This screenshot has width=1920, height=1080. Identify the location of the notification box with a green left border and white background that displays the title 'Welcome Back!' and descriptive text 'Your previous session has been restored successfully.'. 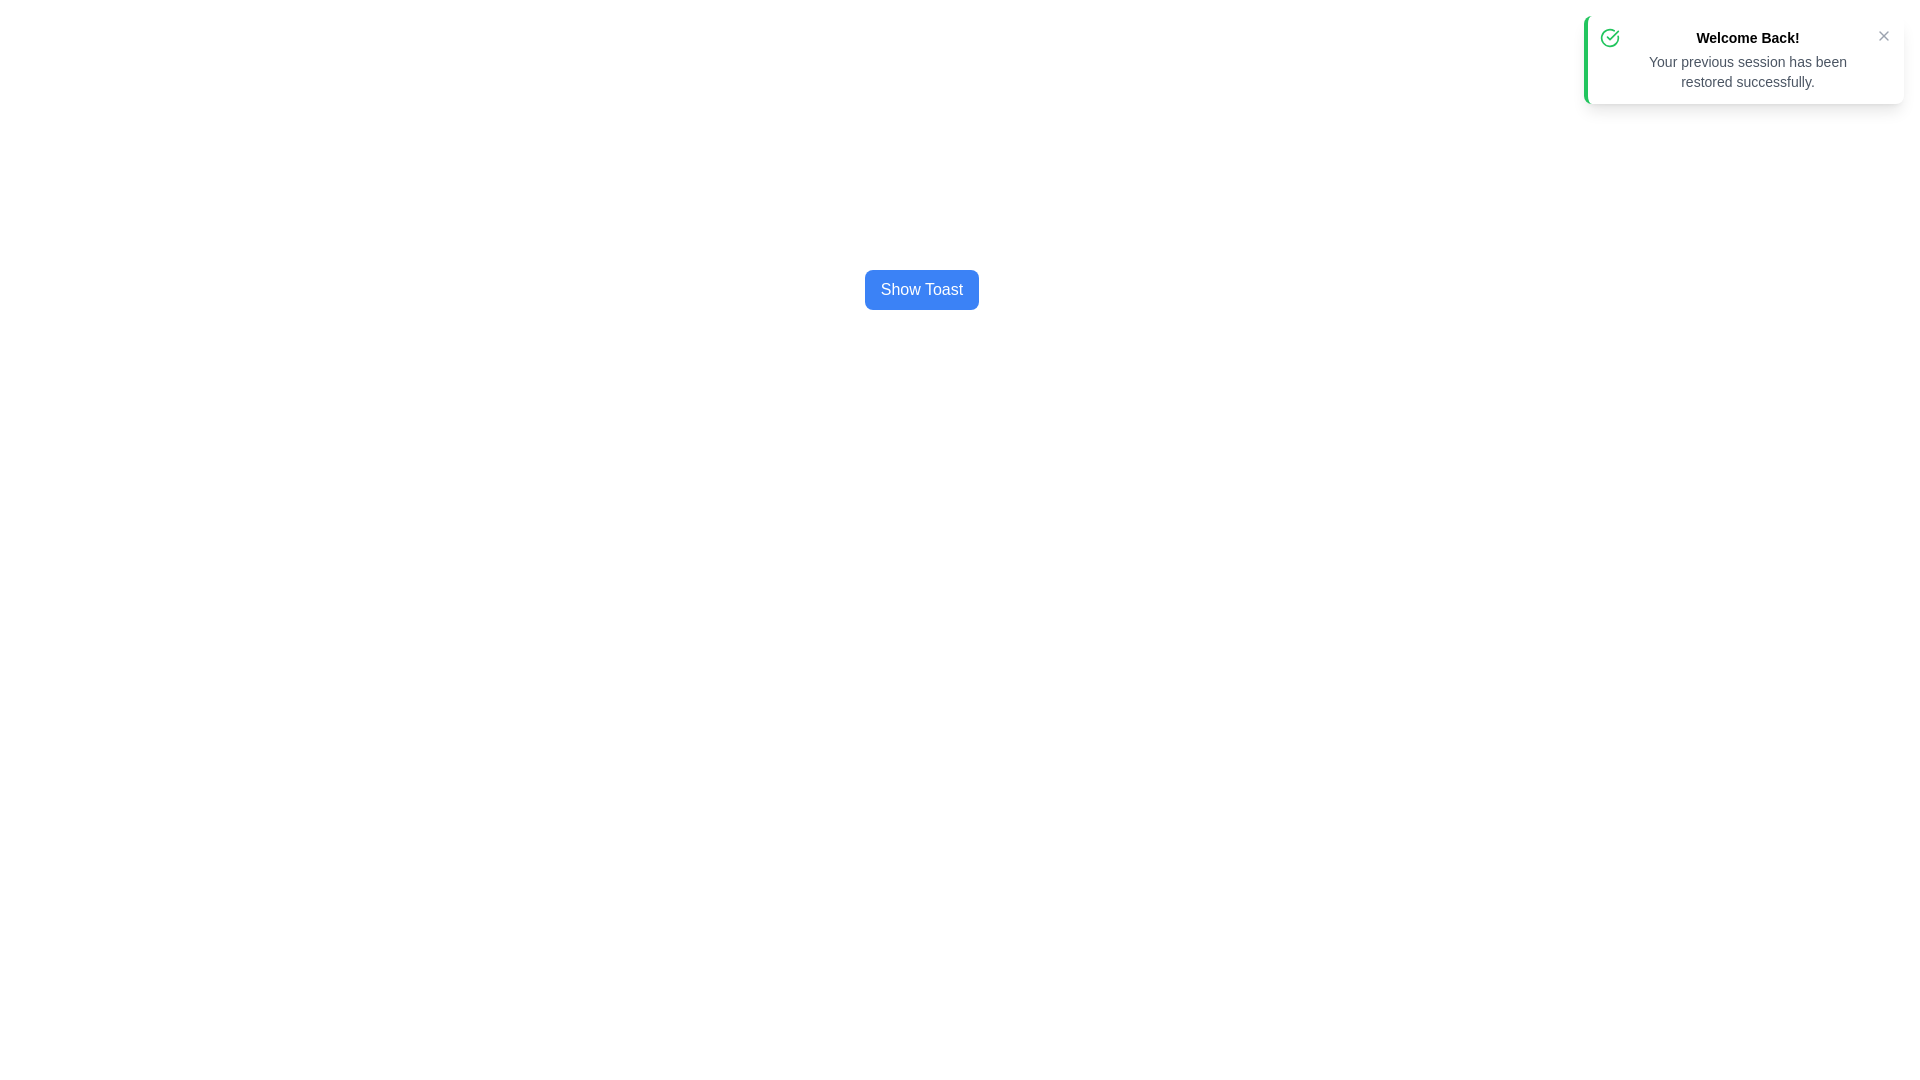
(1742, 59).